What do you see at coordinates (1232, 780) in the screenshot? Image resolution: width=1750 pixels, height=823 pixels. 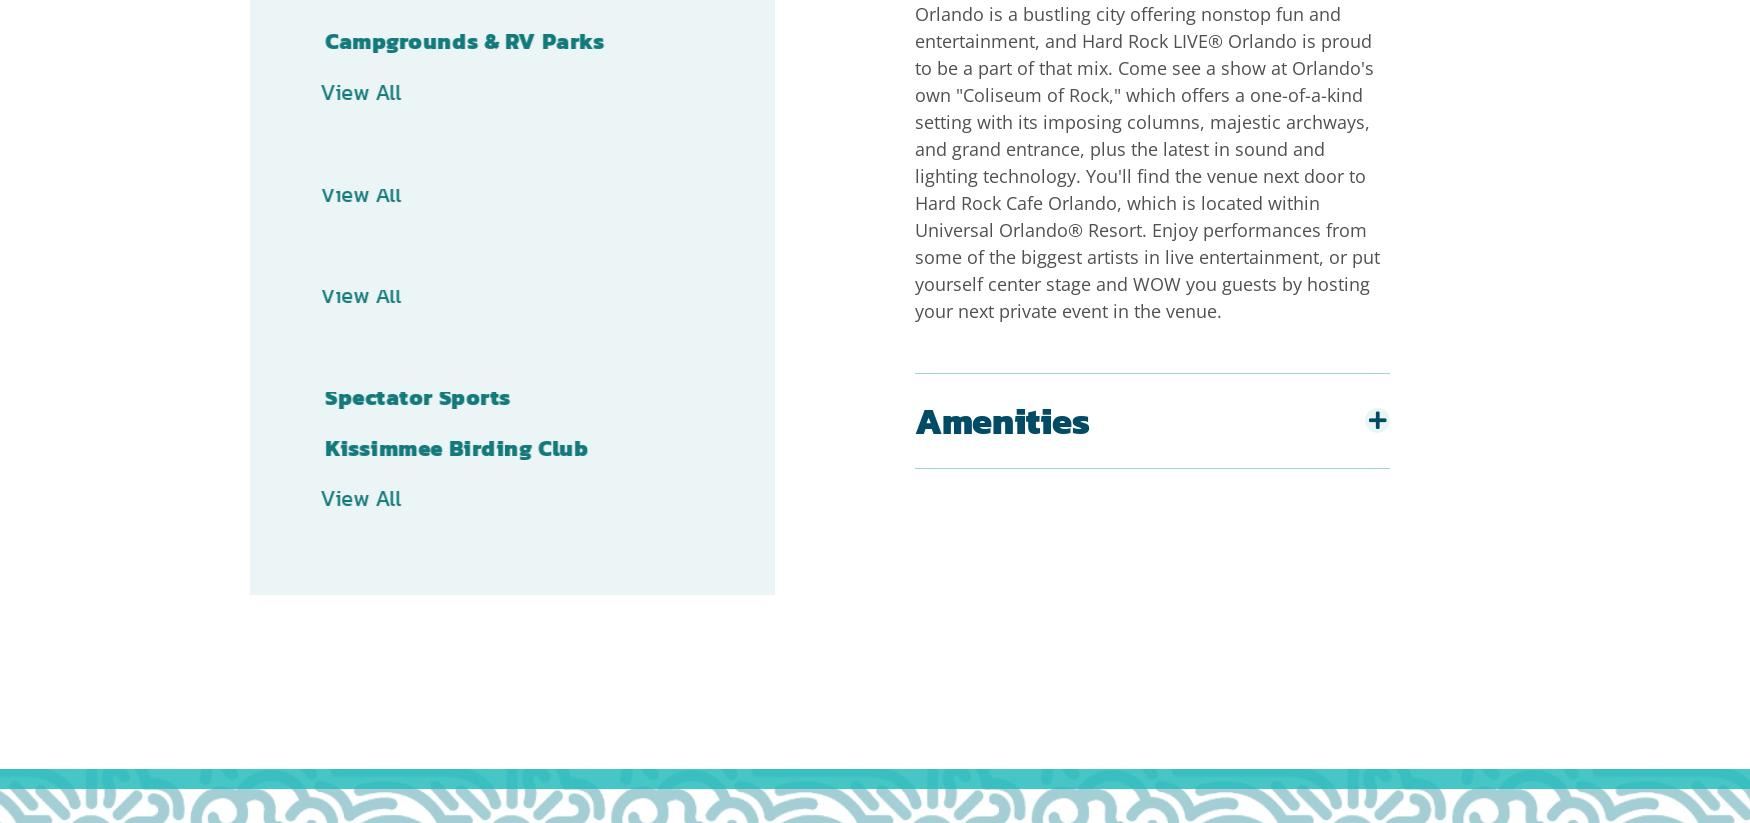 I see `'Press'` at bounding box center [1232, 780].